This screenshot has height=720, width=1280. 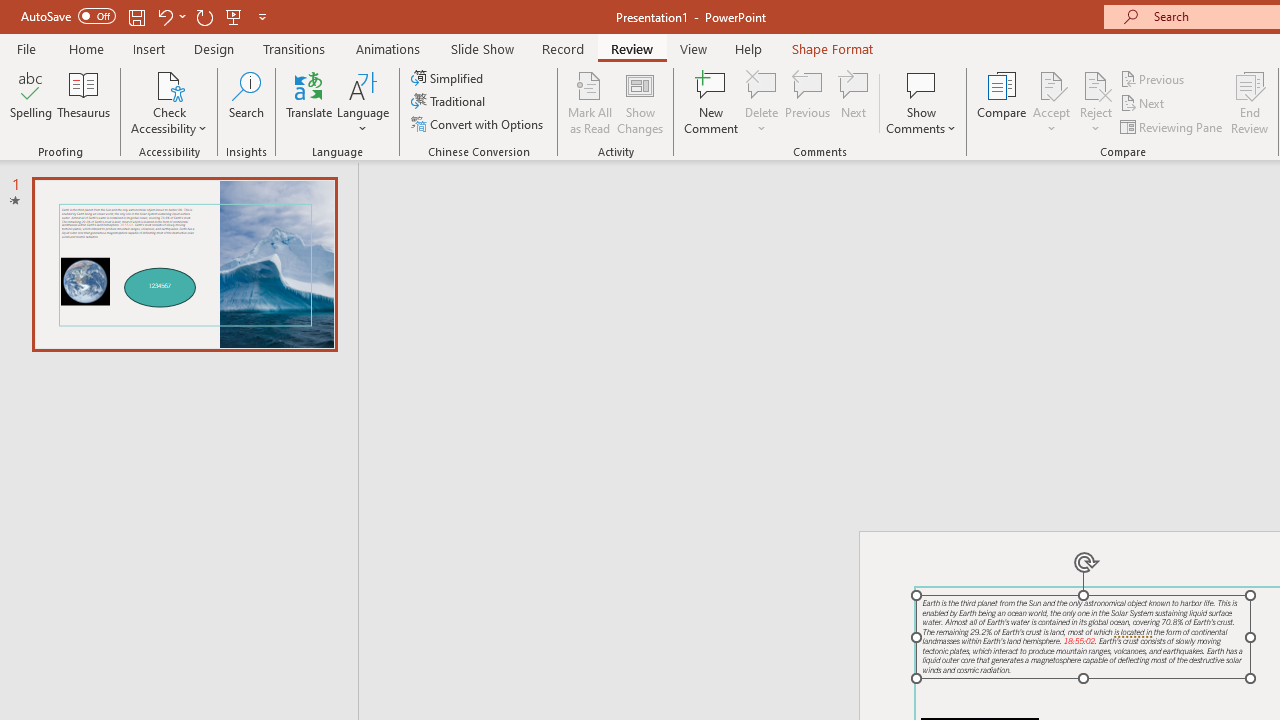 I want to click on 'Show Comments', so click(x=920, y=103).